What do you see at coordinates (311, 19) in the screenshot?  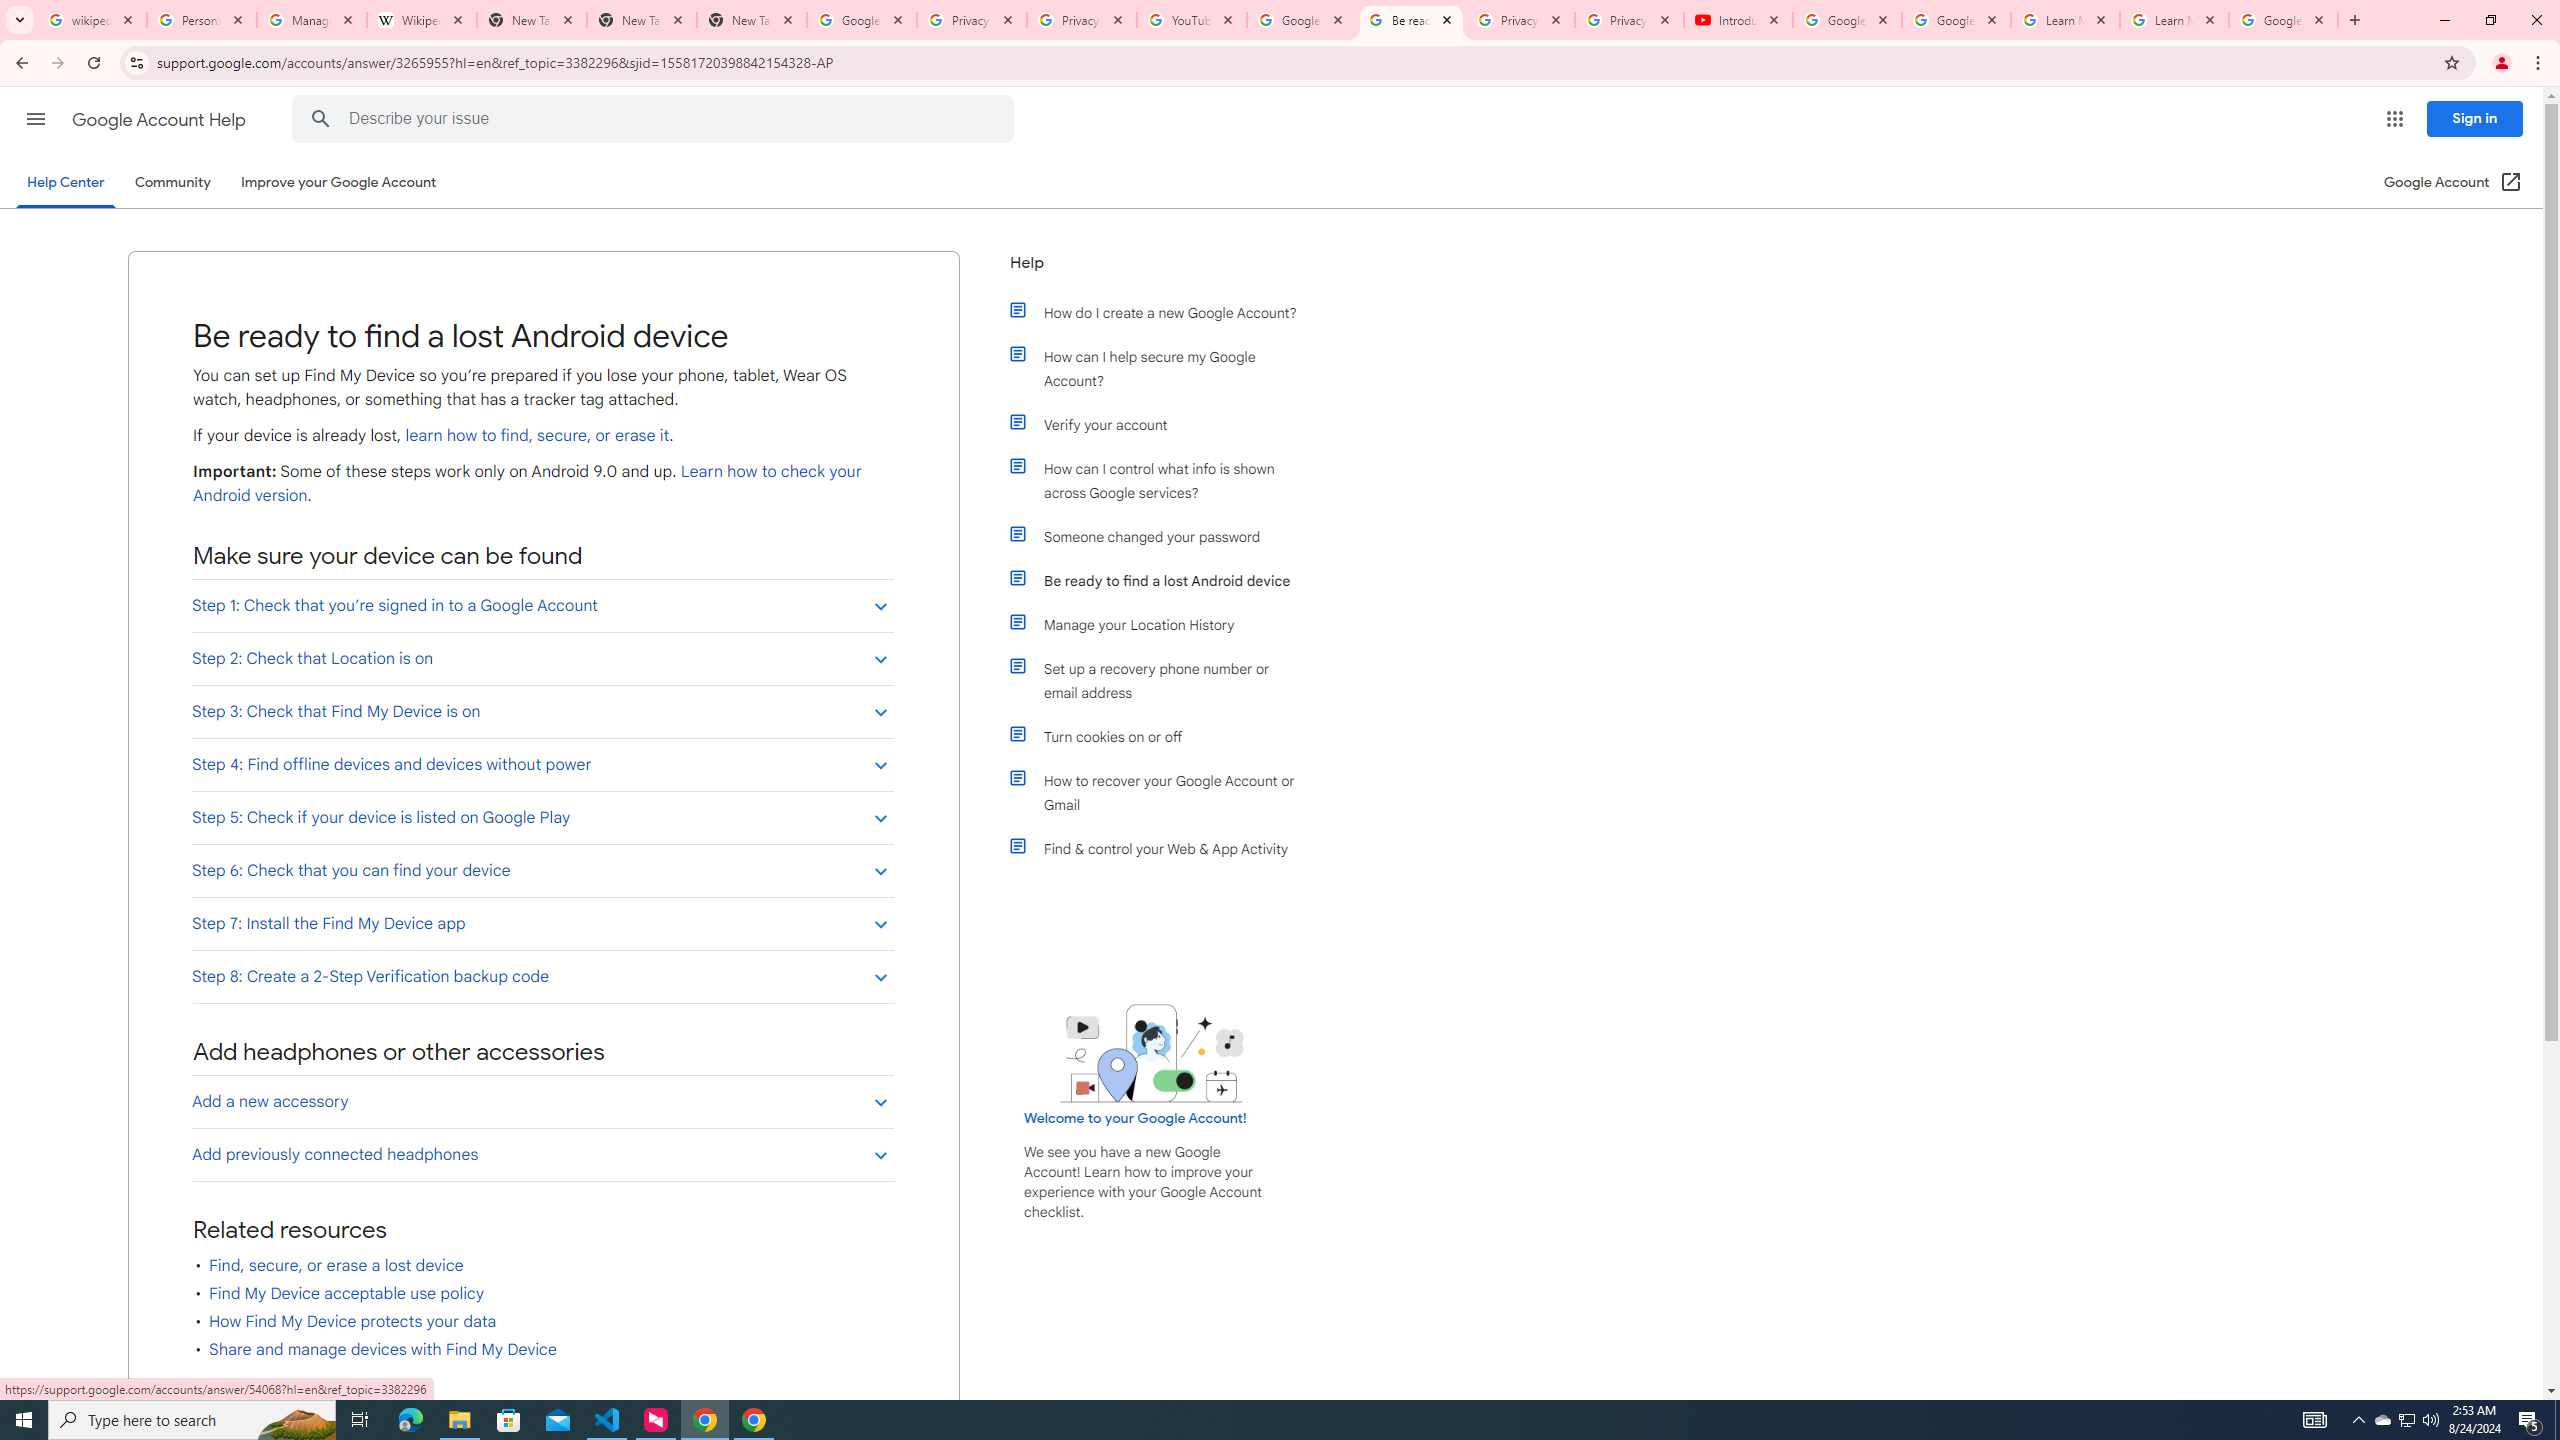 I see `'Manage your Location History - Google Search Help'` at bounding box center [311, 19].